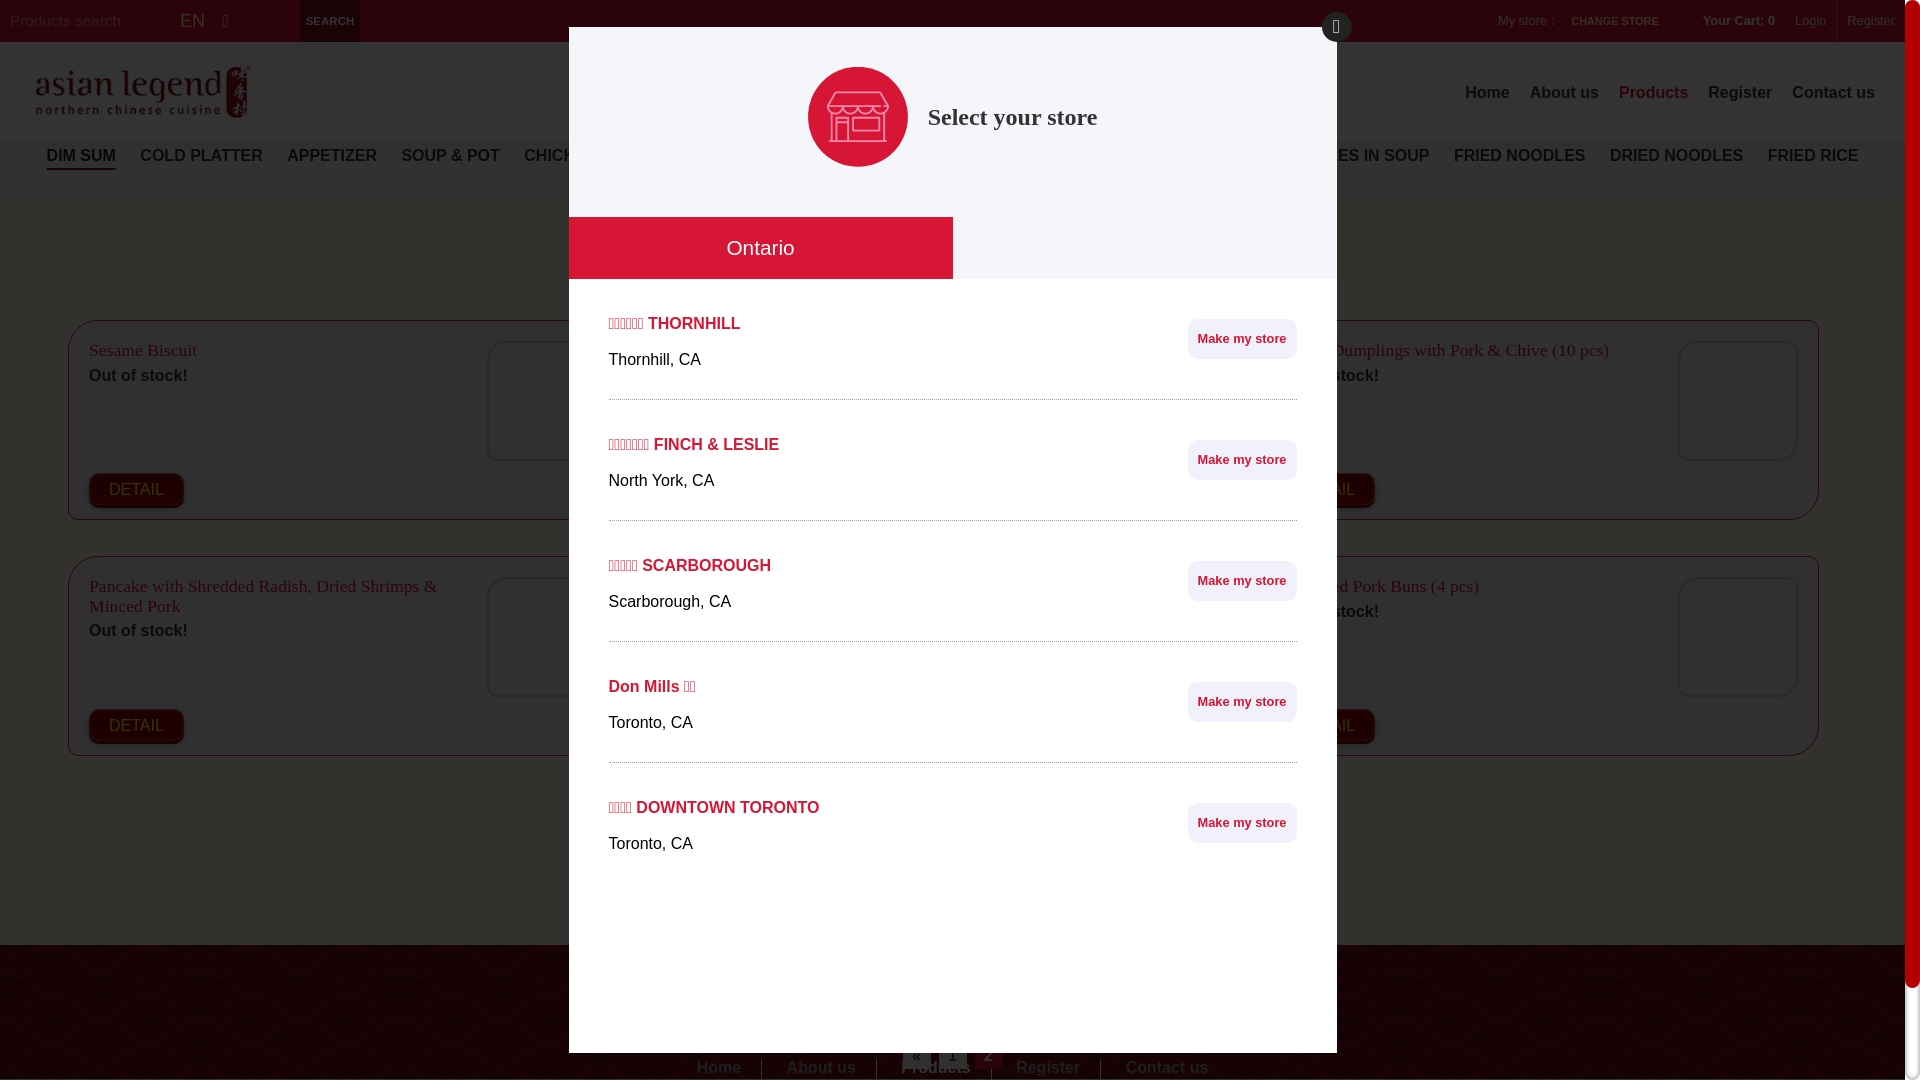 Image resolution: width=1920 pixels, height=1080 pixels. I want to click on 'APPETIZER', so click(331, 154).